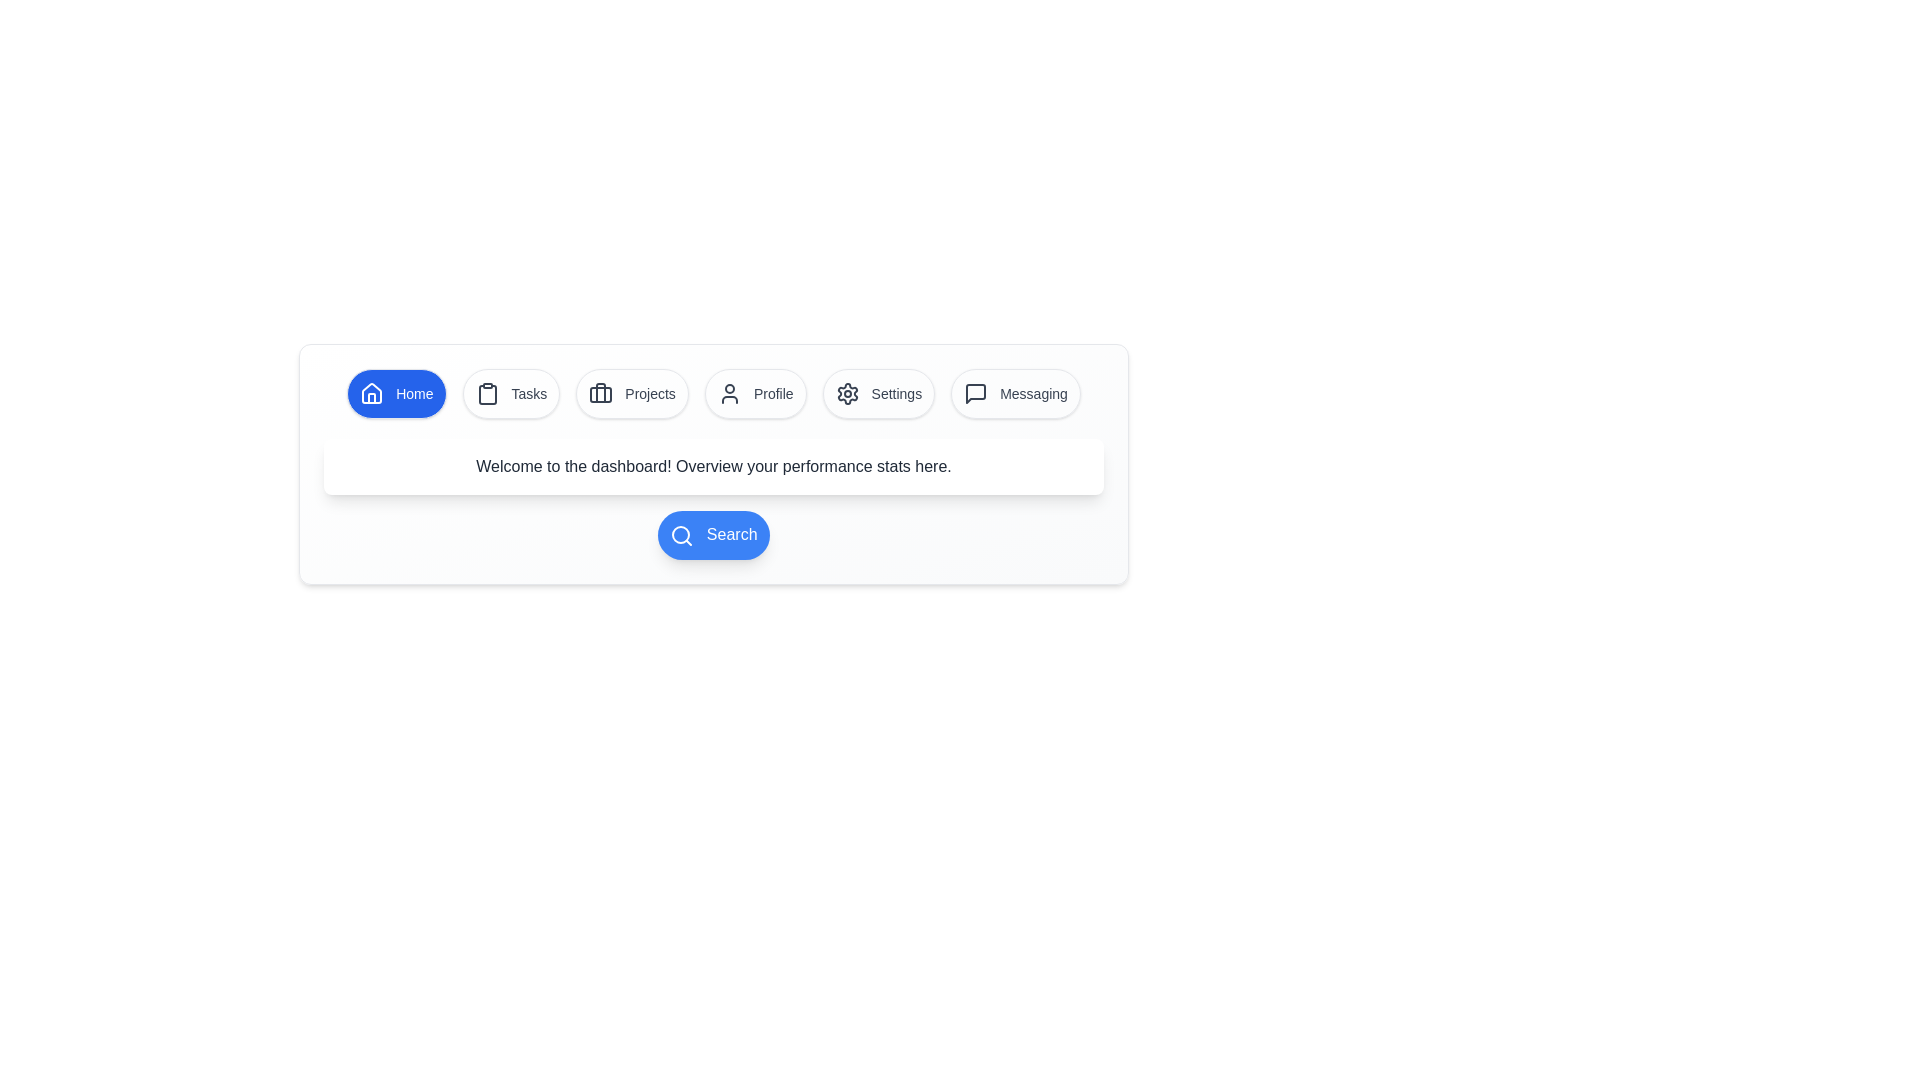 The height and width of the screenshot is (1080, 1920). Describe the element at coordinates (714, 466) in the screenshot. I see `message in the rectangular notification area that states: 'Welcome to the dashboard! Overview your performance stats here.'` at that location.